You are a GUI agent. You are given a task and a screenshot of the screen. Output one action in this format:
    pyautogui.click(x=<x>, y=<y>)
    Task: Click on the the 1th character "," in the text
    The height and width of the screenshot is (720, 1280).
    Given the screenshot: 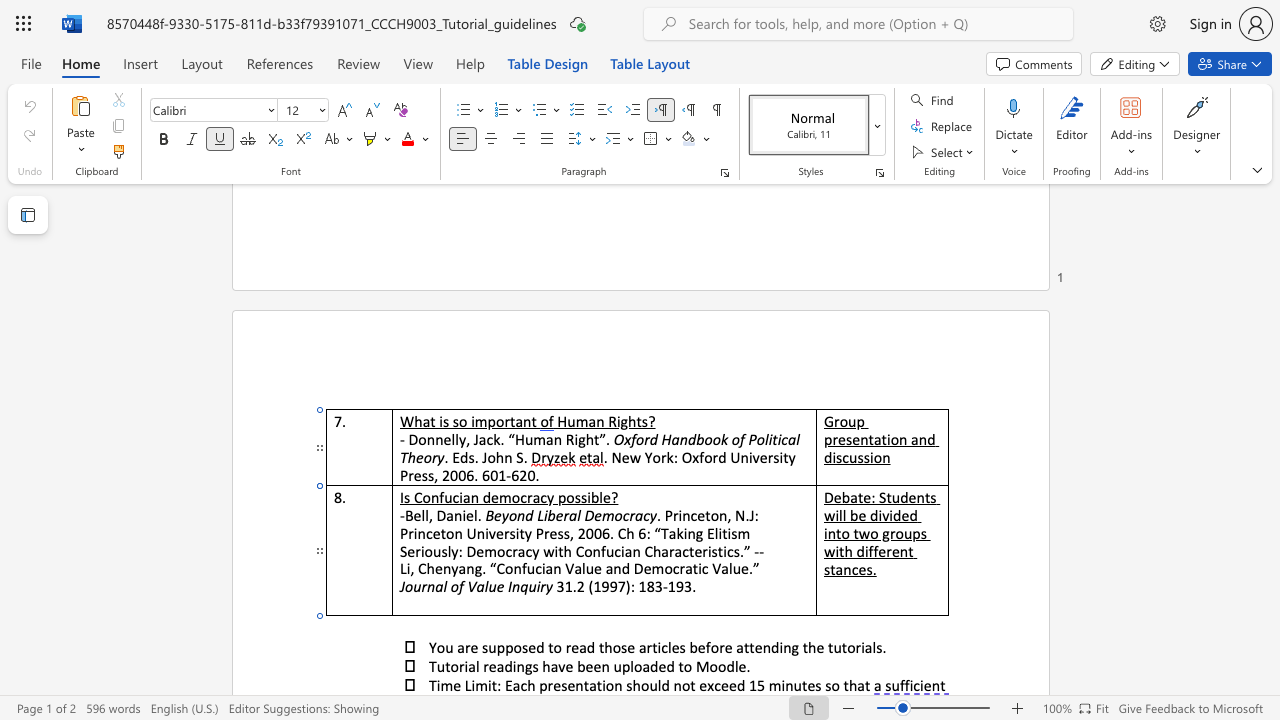 What is the action you would take?
    pyautogui.click(x=429, y=514)
    